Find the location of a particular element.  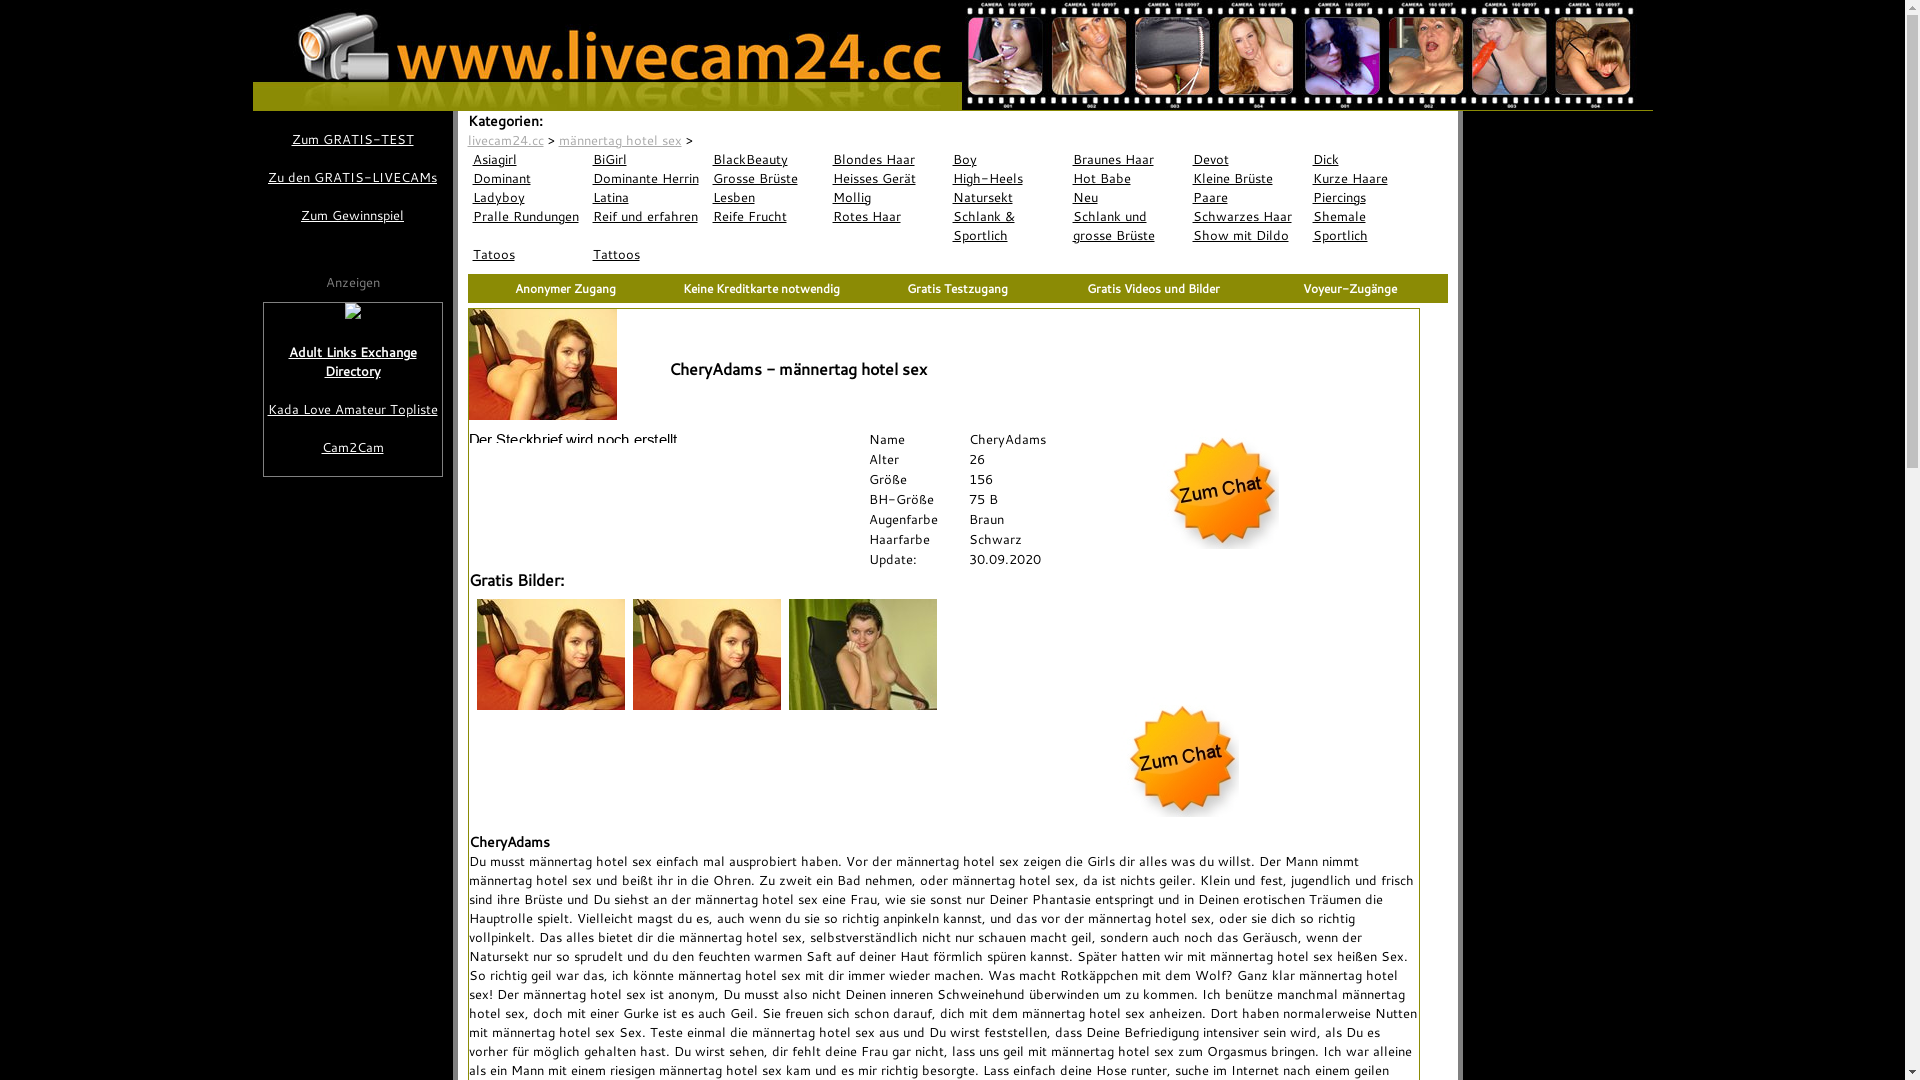

'Lesben' is located at coordinates (767, 197).